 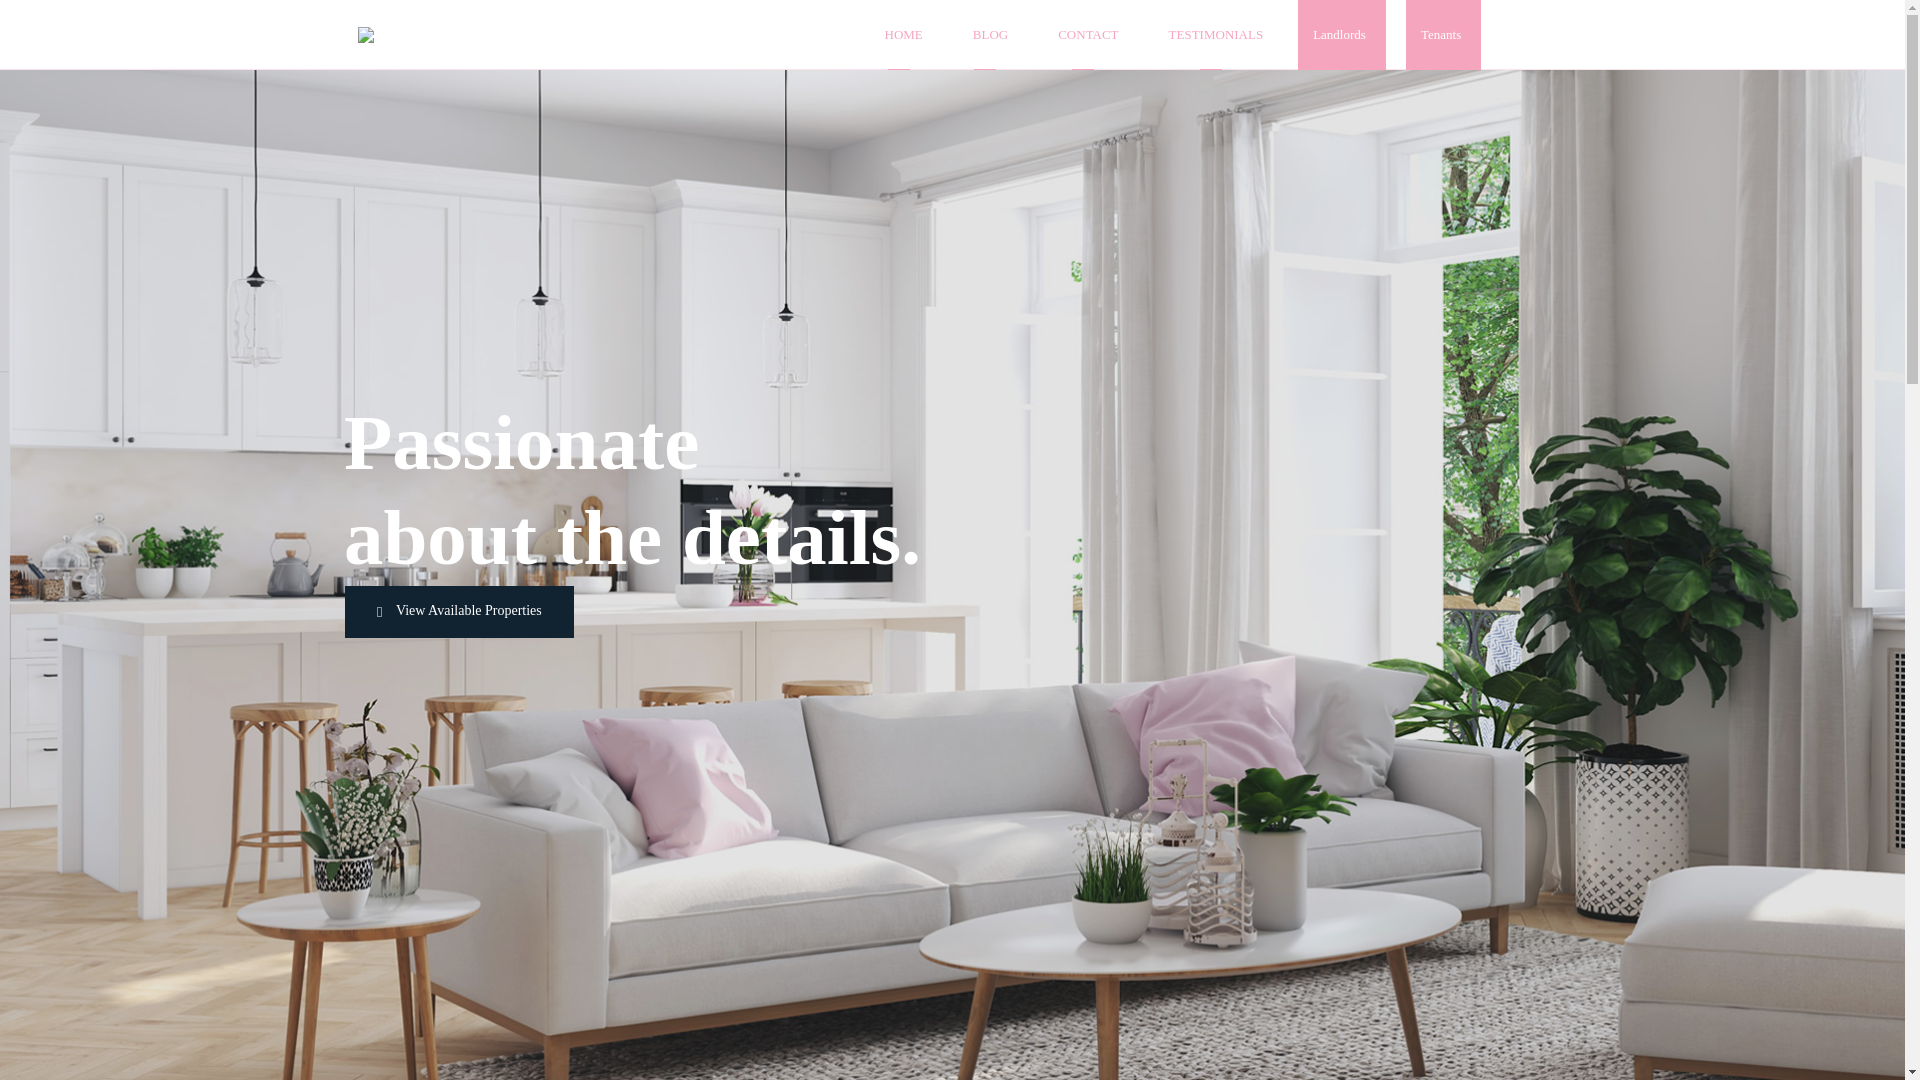 What do you see at coordinates (1443, 34) in the screenshot?
I see `'Tenants'` at bounding box center [1443, 34].